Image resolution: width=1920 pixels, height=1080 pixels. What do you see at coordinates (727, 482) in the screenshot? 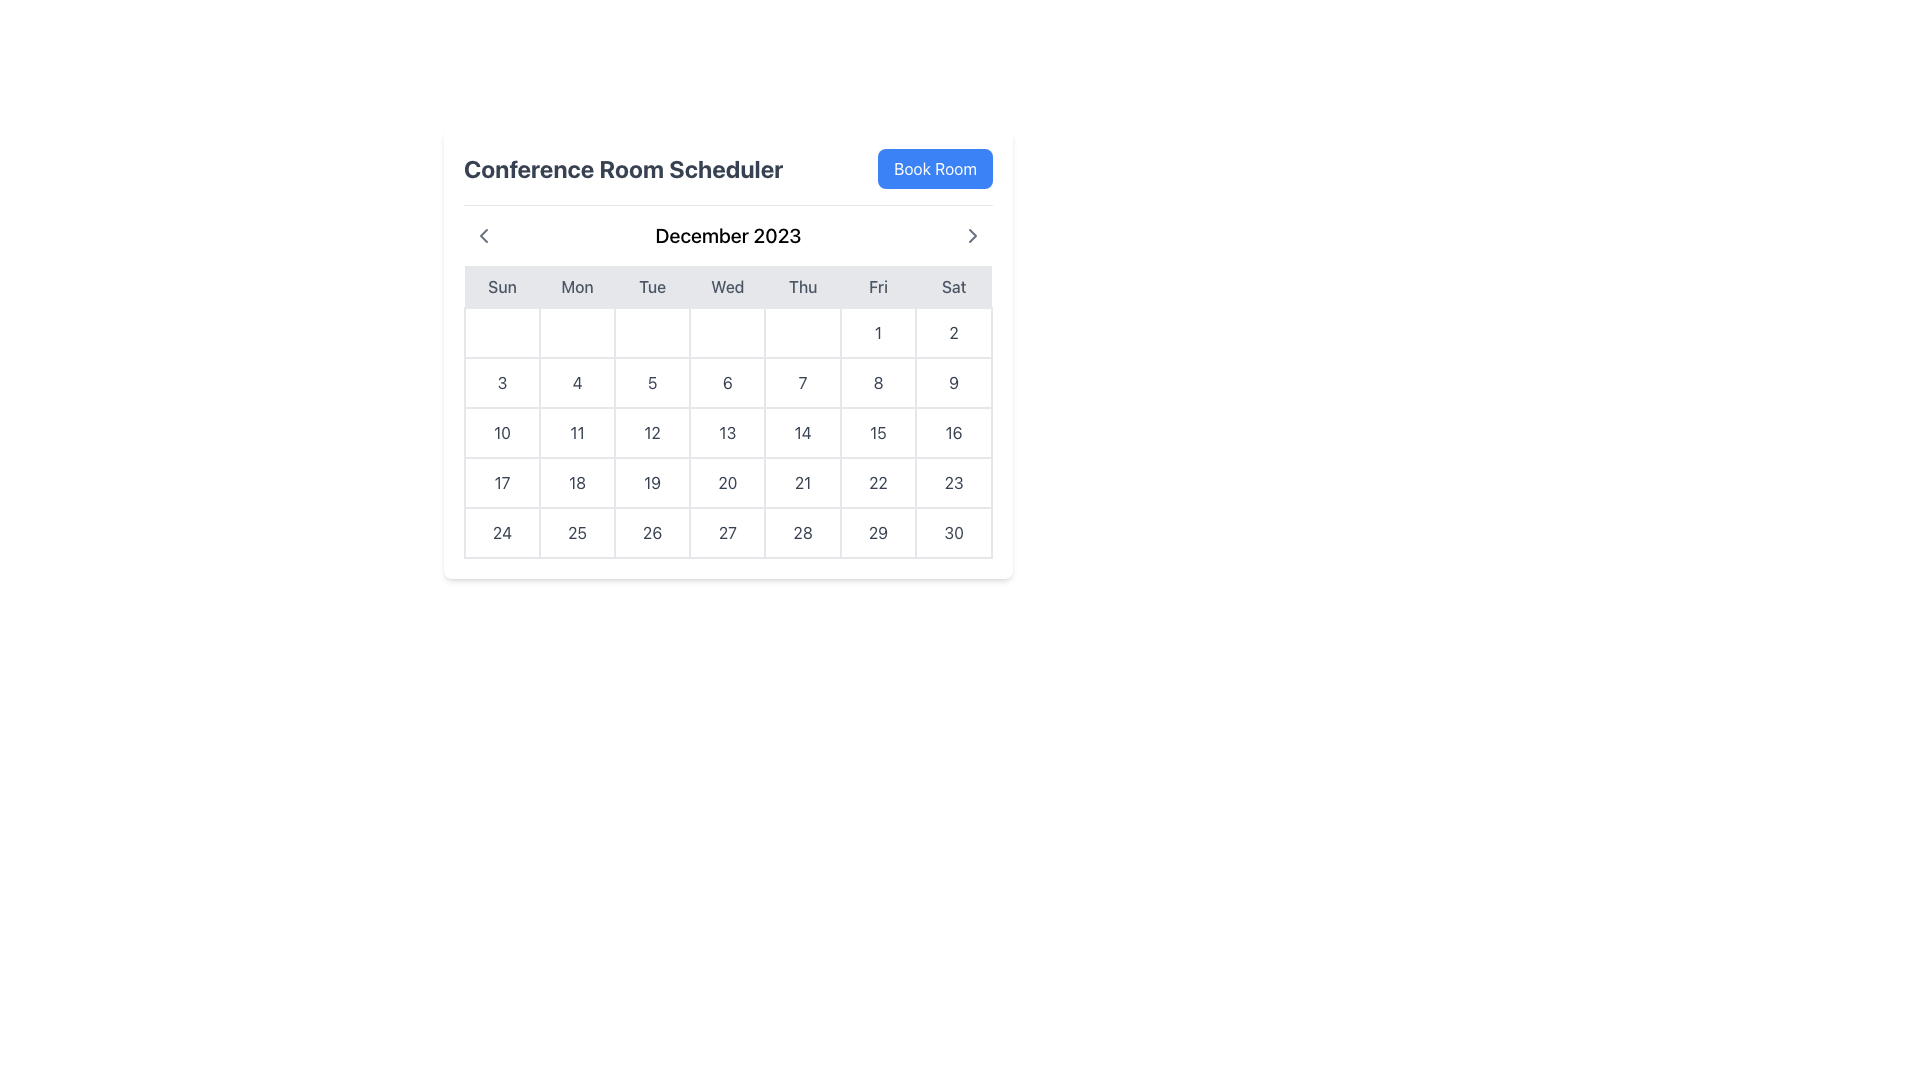
I see `the calendar cell styled as a rounded rectangle containing the text '20'` at bounding box center [727, 482].